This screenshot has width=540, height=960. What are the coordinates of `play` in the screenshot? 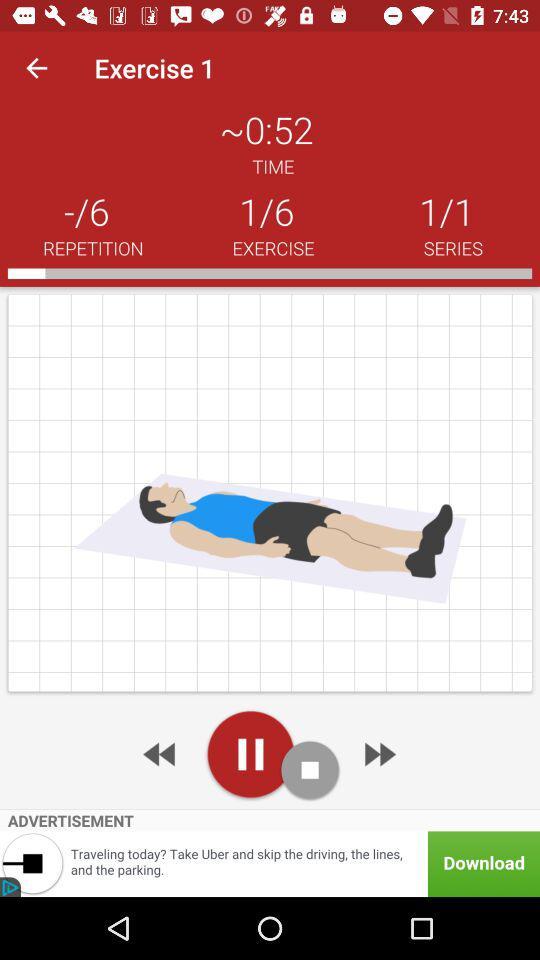 It's located at (250, 753).